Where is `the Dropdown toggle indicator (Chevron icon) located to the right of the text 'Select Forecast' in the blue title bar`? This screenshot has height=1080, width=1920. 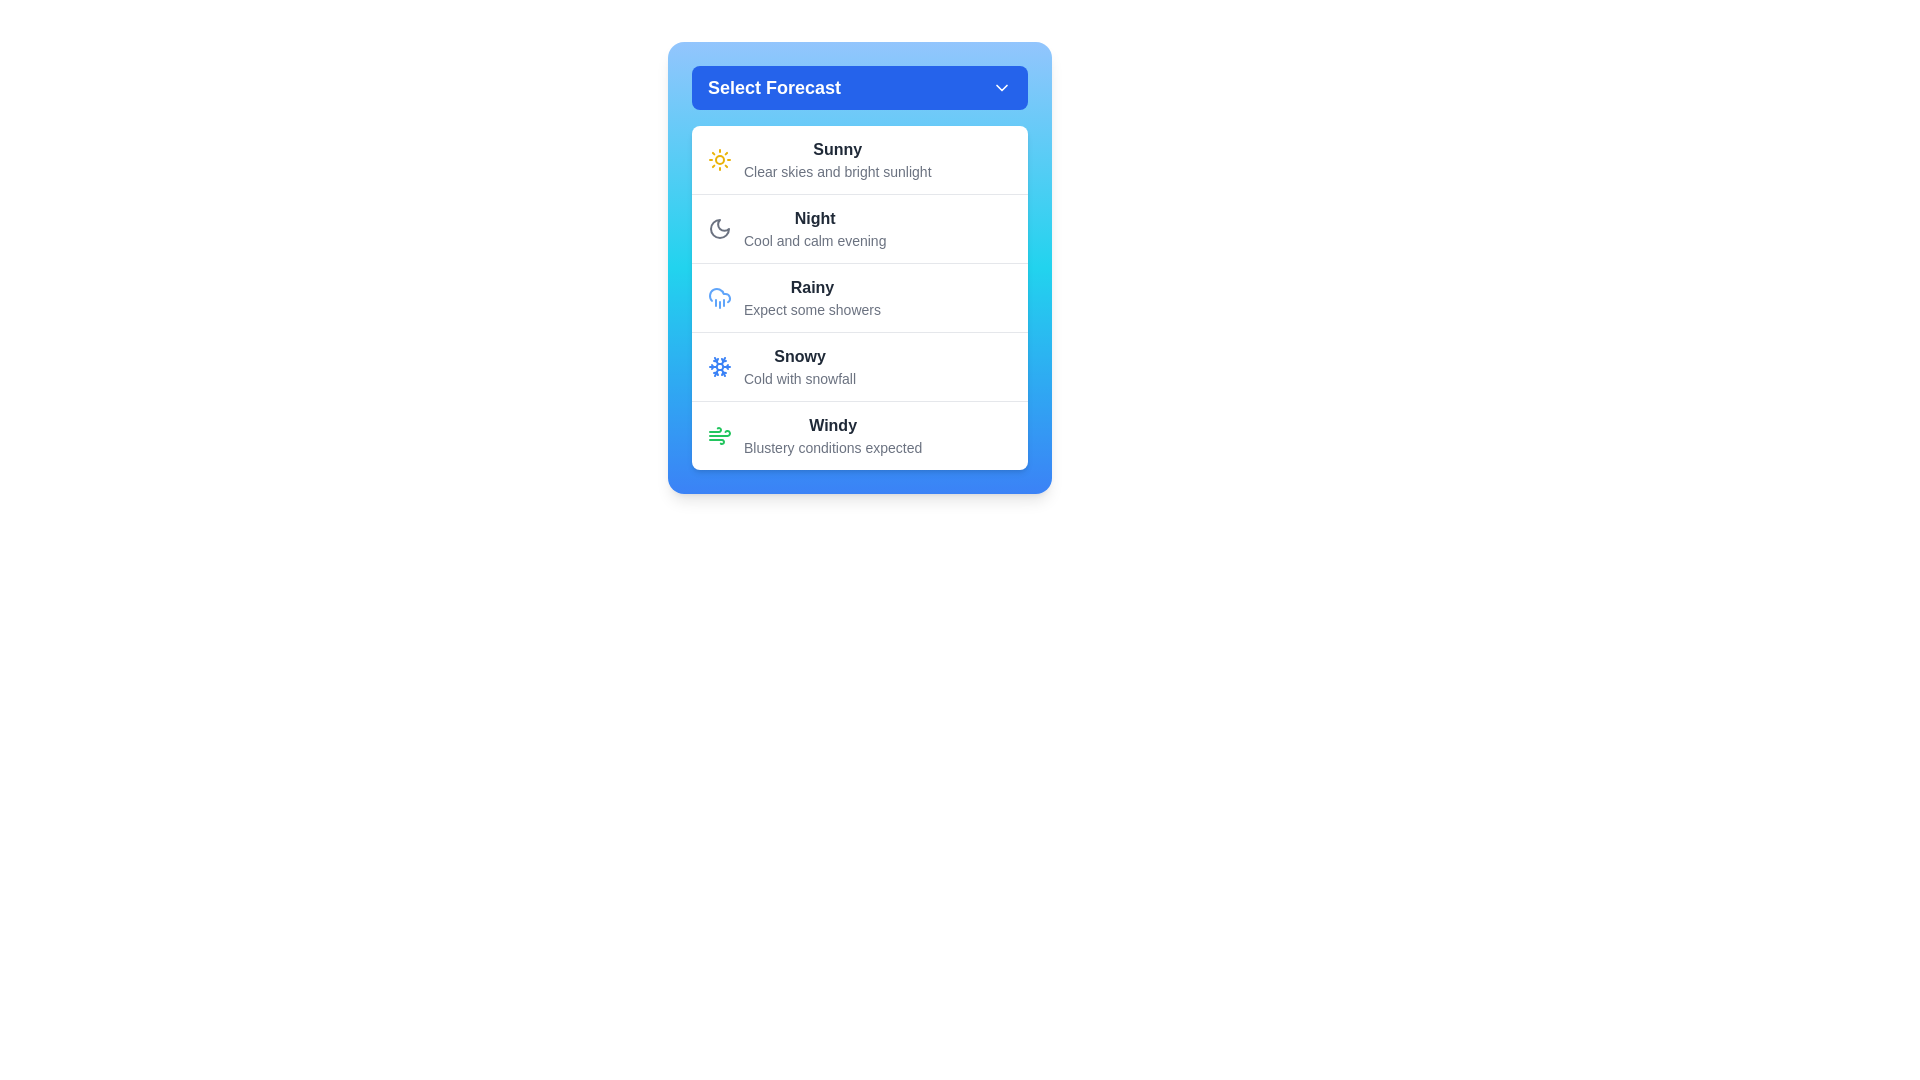 the Dropdown toggle indicator (Chevron icon) located to the right of the text 'Select Forecast' in the blue title bar is located at coordinates (1002, 87).